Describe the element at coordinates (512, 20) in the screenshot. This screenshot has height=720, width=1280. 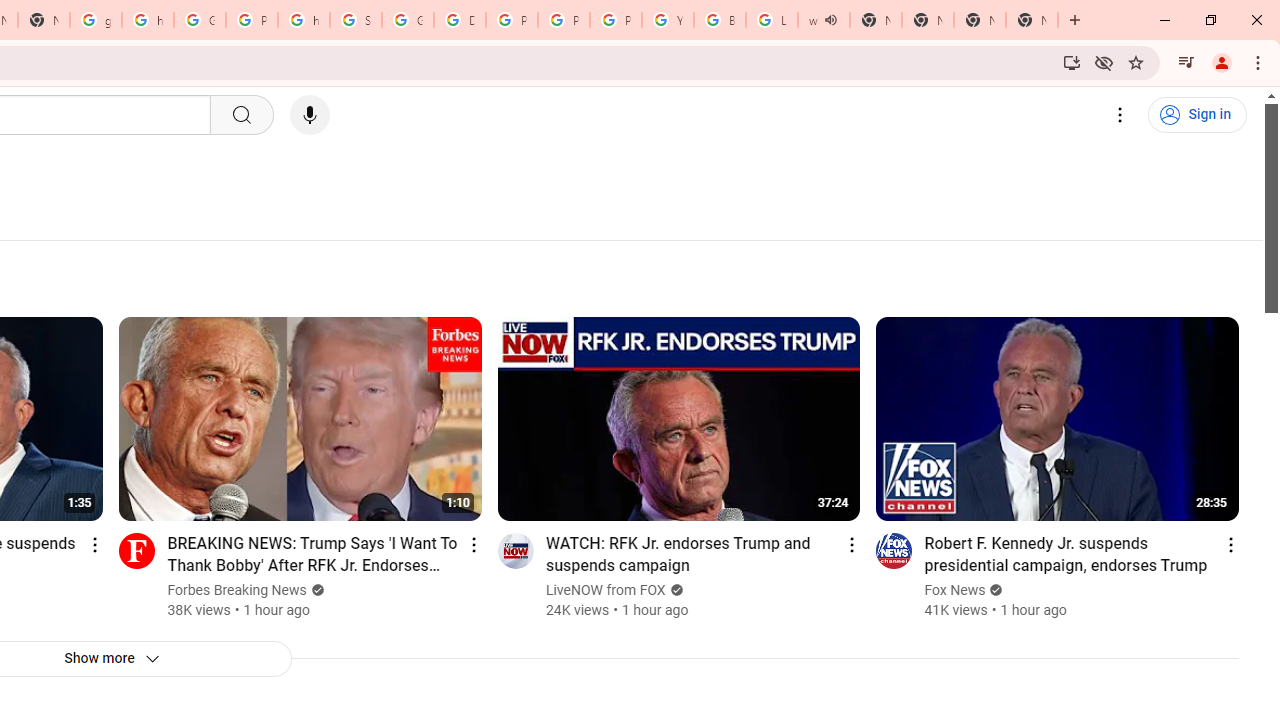
I see `'Privacy Help Center - Policies Help'` at that location.